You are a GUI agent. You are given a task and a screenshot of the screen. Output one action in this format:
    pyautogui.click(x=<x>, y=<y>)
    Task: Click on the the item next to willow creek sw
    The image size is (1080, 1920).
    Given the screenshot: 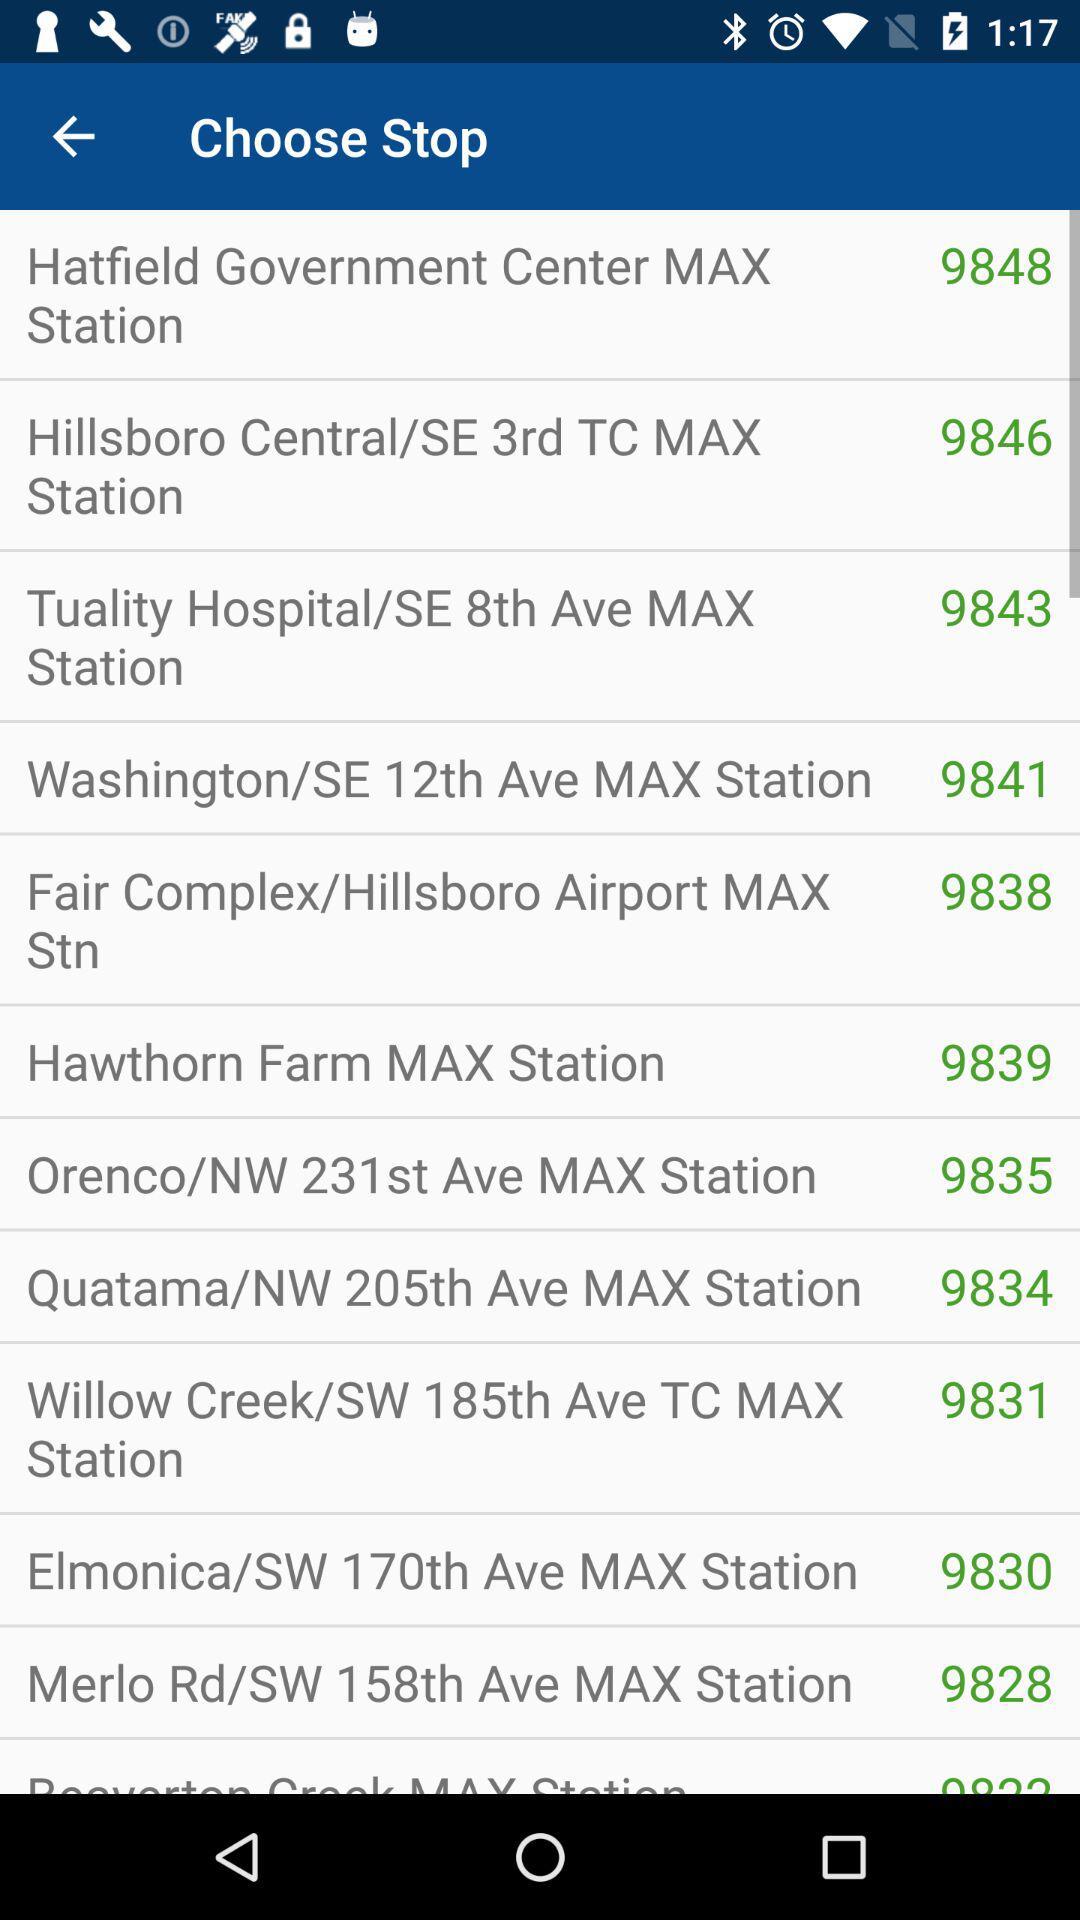 What is the action you would take?
    pyautogui.click(x=996, y=1568)
    